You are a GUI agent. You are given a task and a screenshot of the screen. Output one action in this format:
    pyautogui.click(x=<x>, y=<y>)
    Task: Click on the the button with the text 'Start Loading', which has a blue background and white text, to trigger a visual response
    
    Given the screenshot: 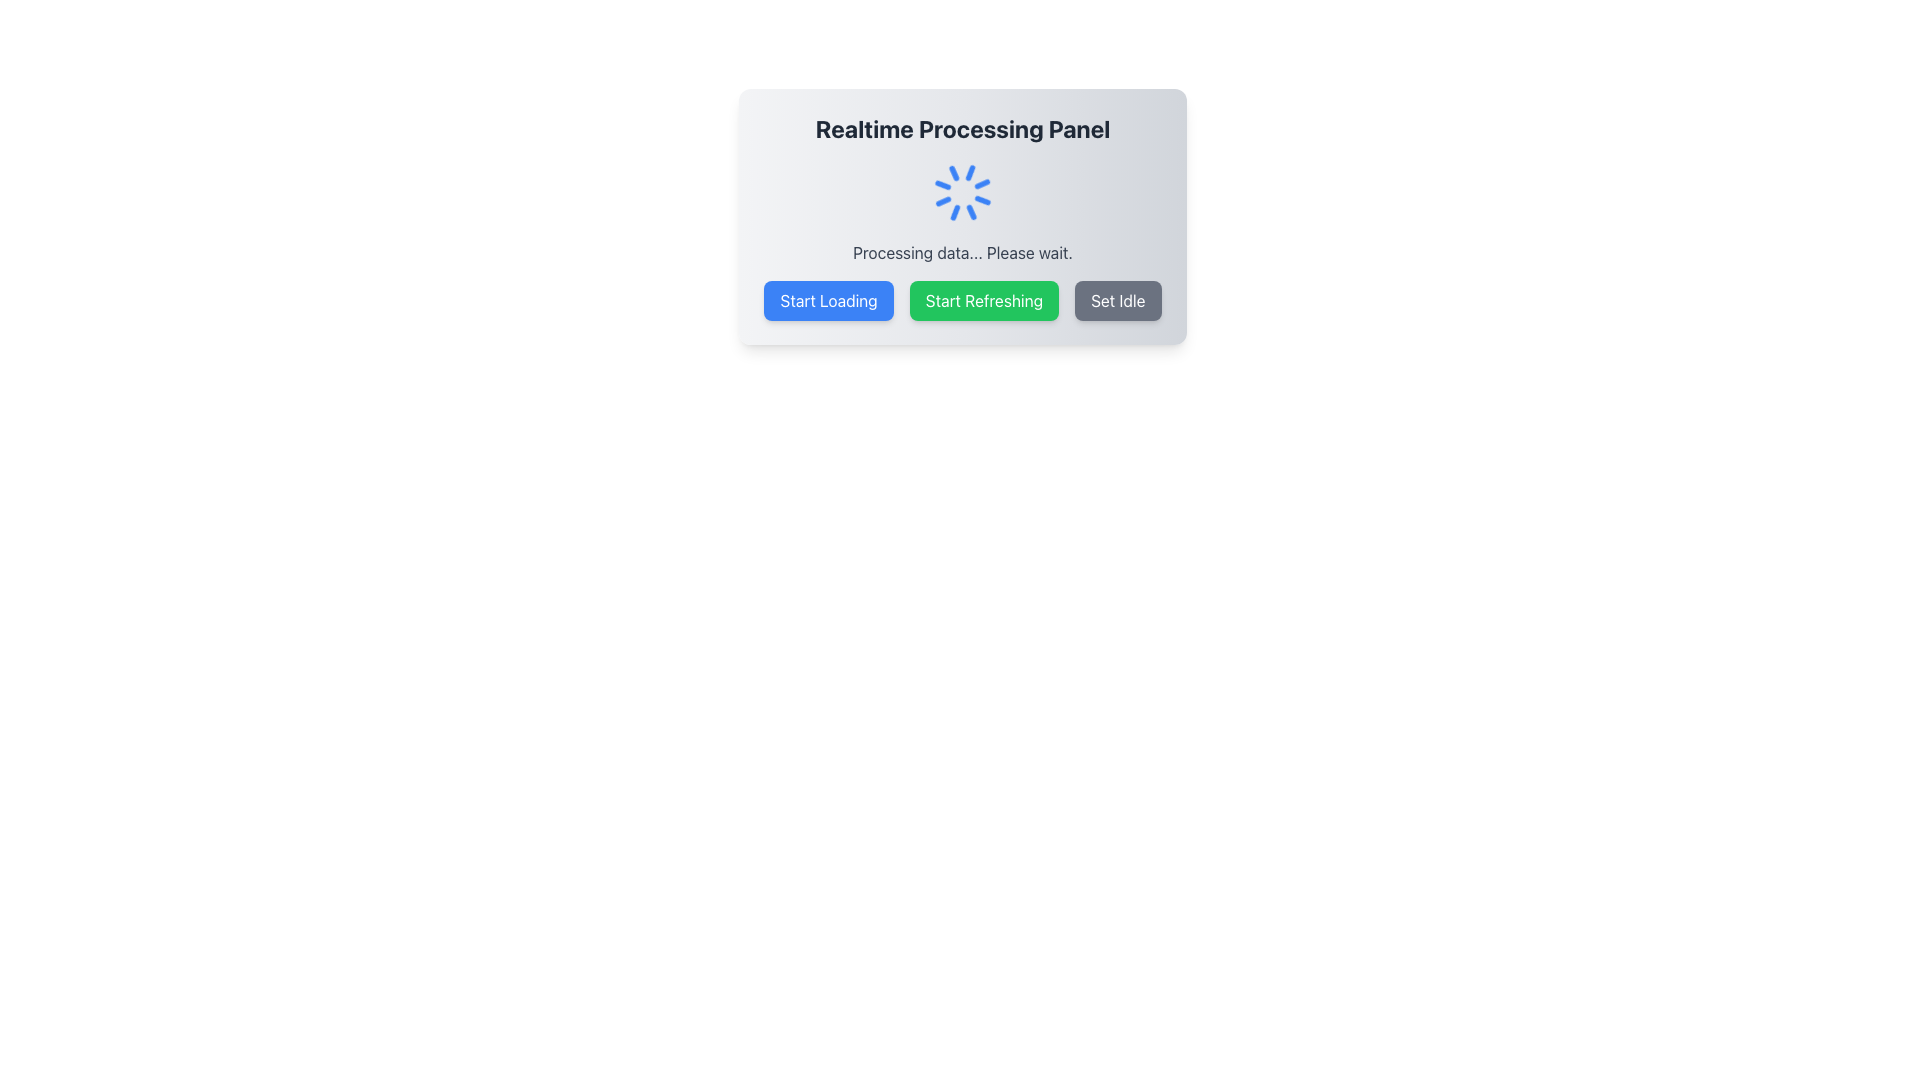 What is the action you would take?
    pyautogui.click(x=829, y=300)
    